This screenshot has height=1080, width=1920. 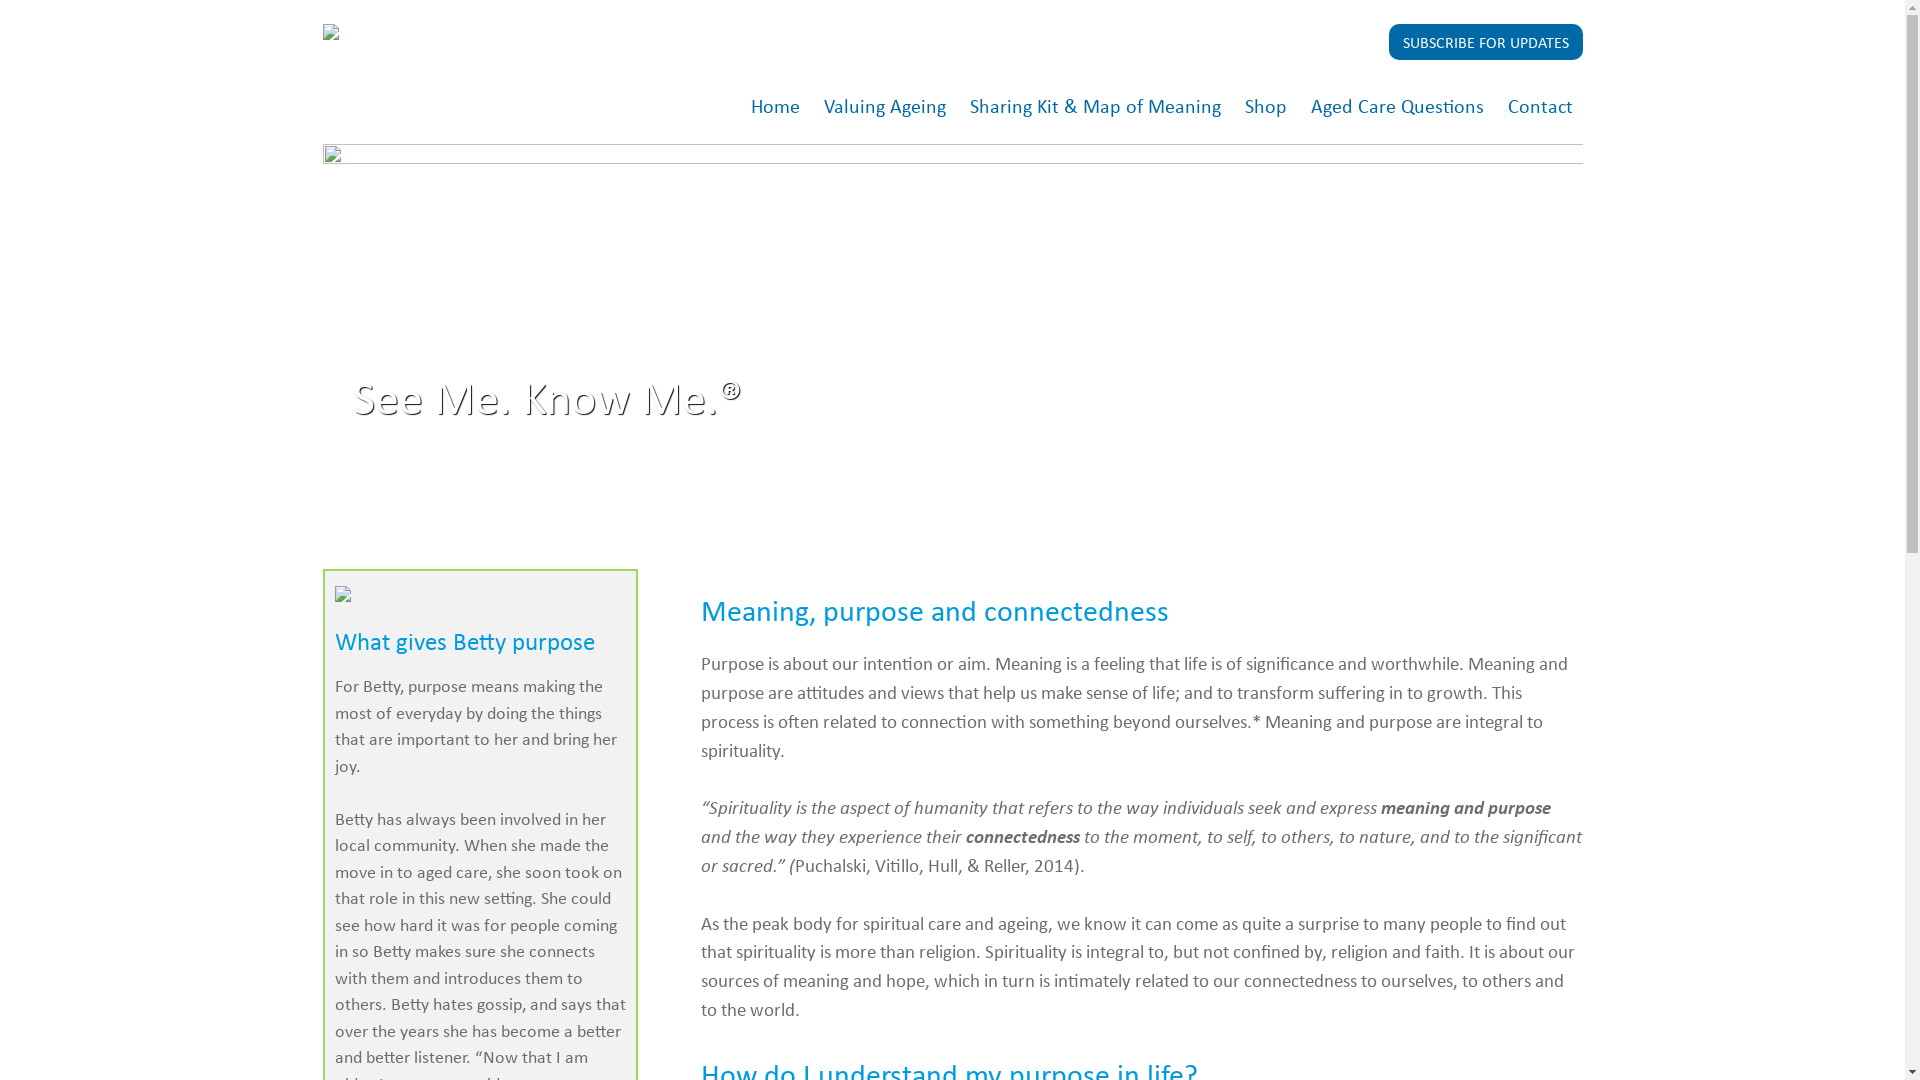 I want to click on 'Sharing Kit & Map of Meaning', so click(x=1094, y=107).